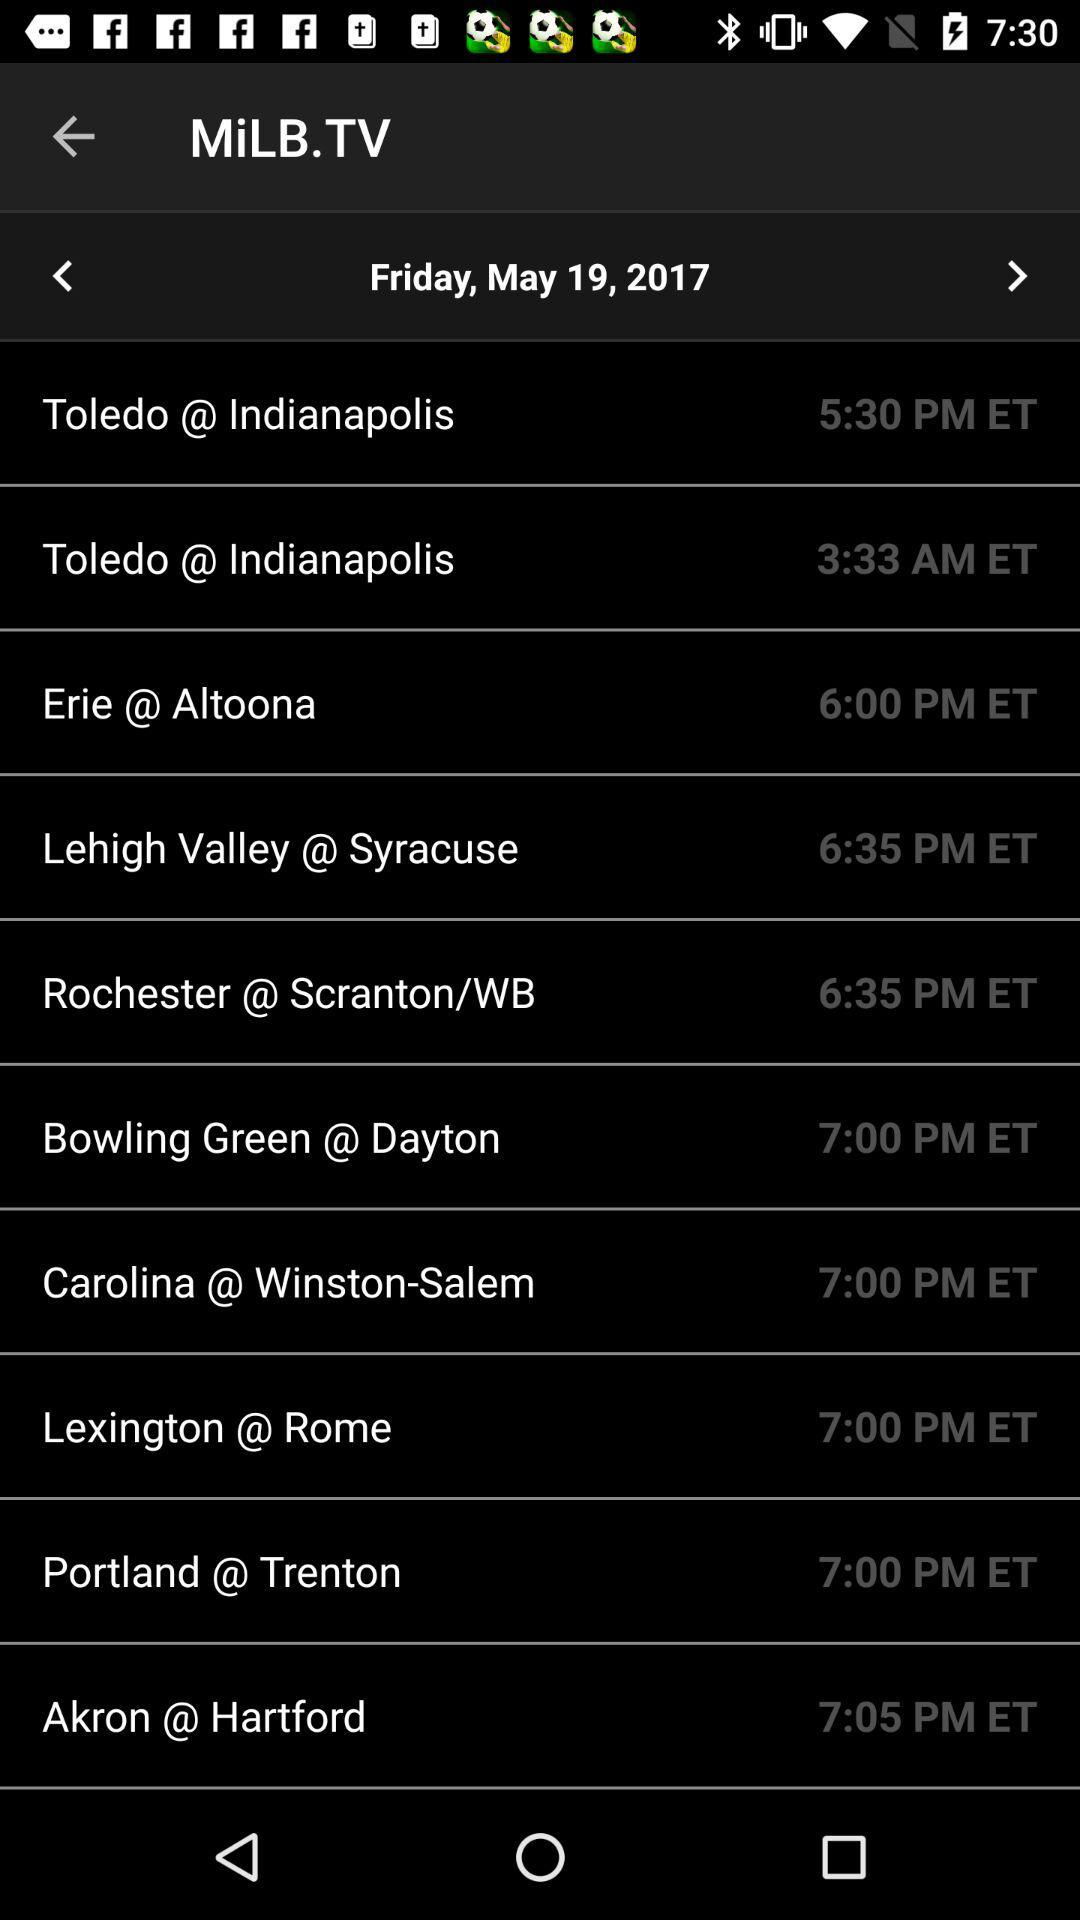  What do you see at coordinates (540, 275) in the screenshot?
I see `icon above the toledo @ indianapolis` at bounding box center [540, 275].